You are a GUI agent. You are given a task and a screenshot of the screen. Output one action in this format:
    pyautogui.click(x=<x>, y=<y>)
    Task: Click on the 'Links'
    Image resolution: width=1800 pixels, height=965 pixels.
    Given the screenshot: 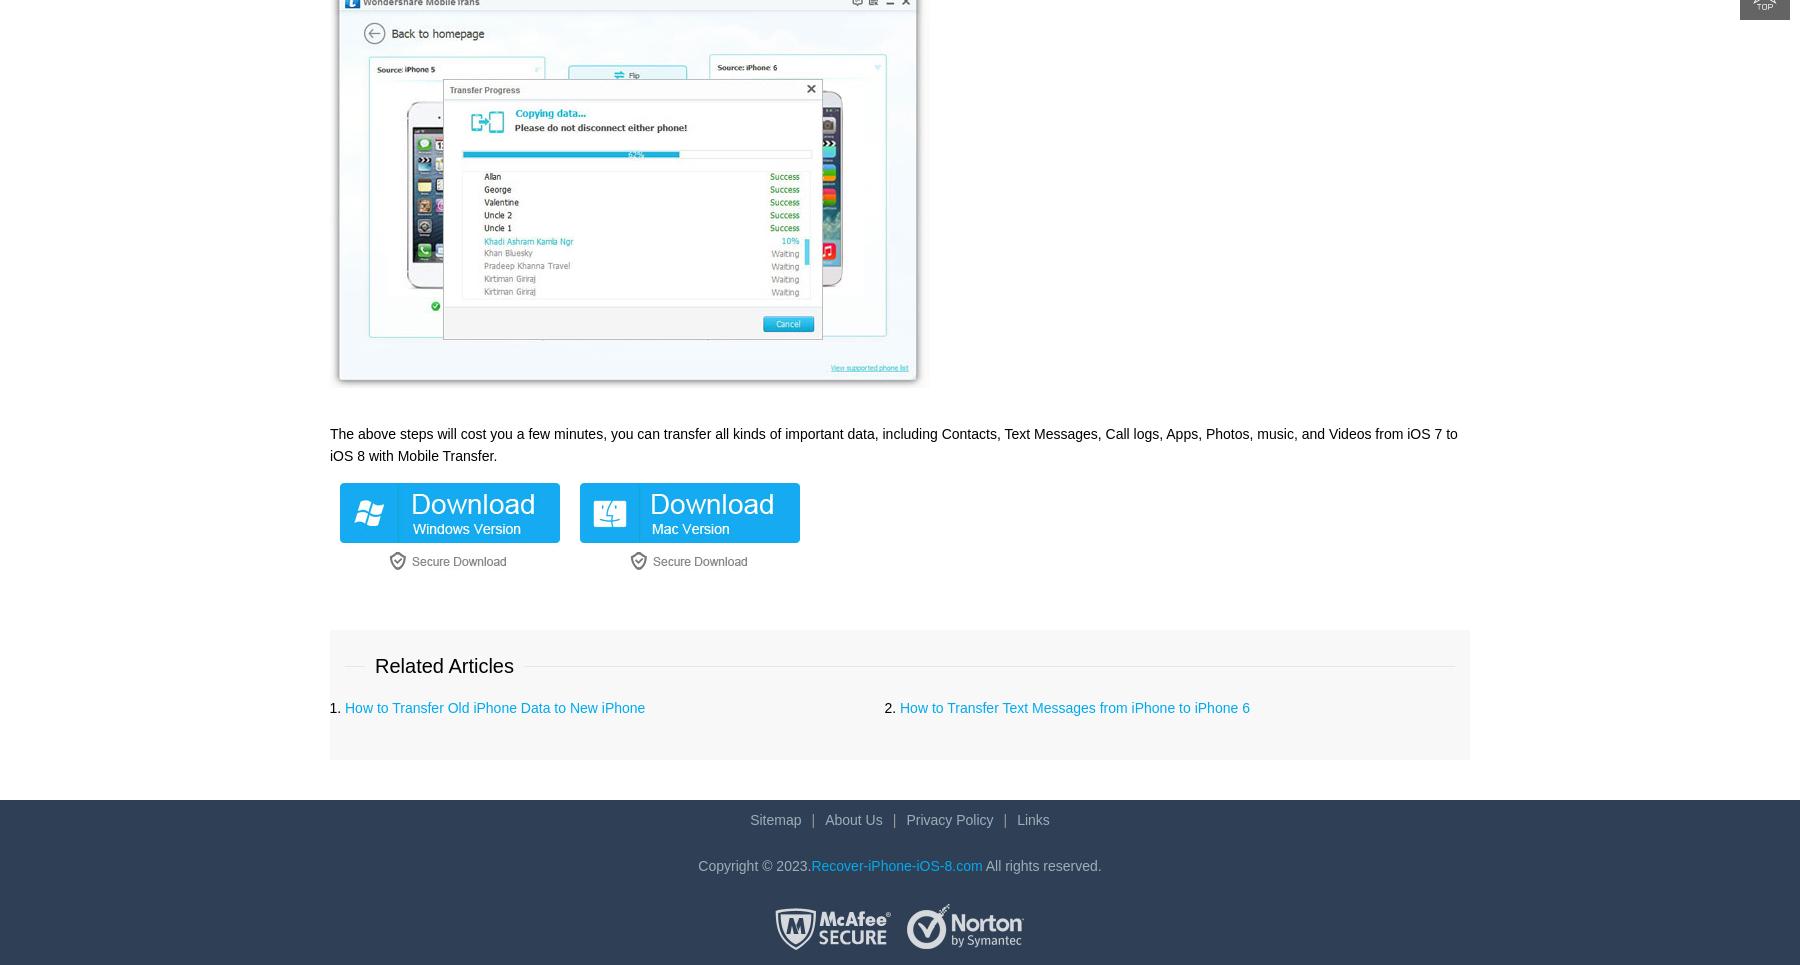 What is the action you would take?
    pyautogui.click(x=1016, y=817)
    